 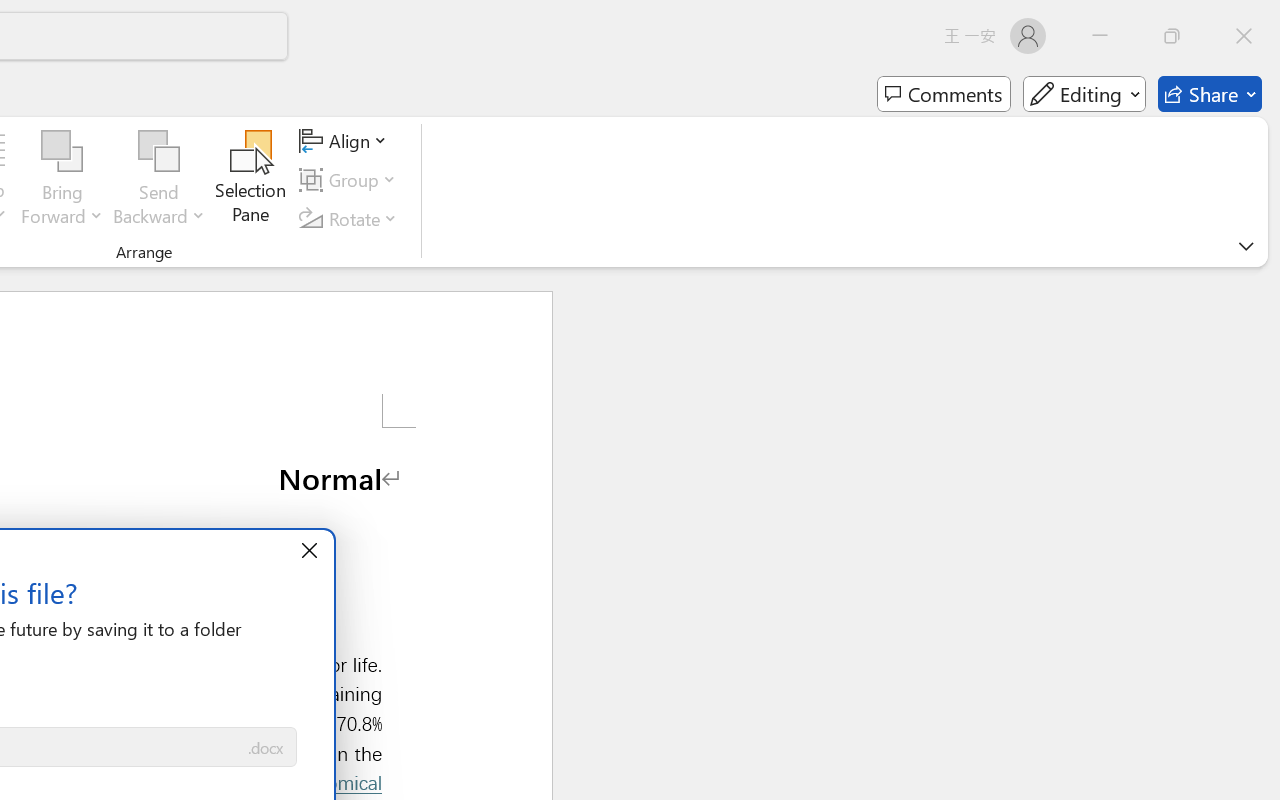 I want to click on 'Selection Pane...', so click(x=250, y=179).